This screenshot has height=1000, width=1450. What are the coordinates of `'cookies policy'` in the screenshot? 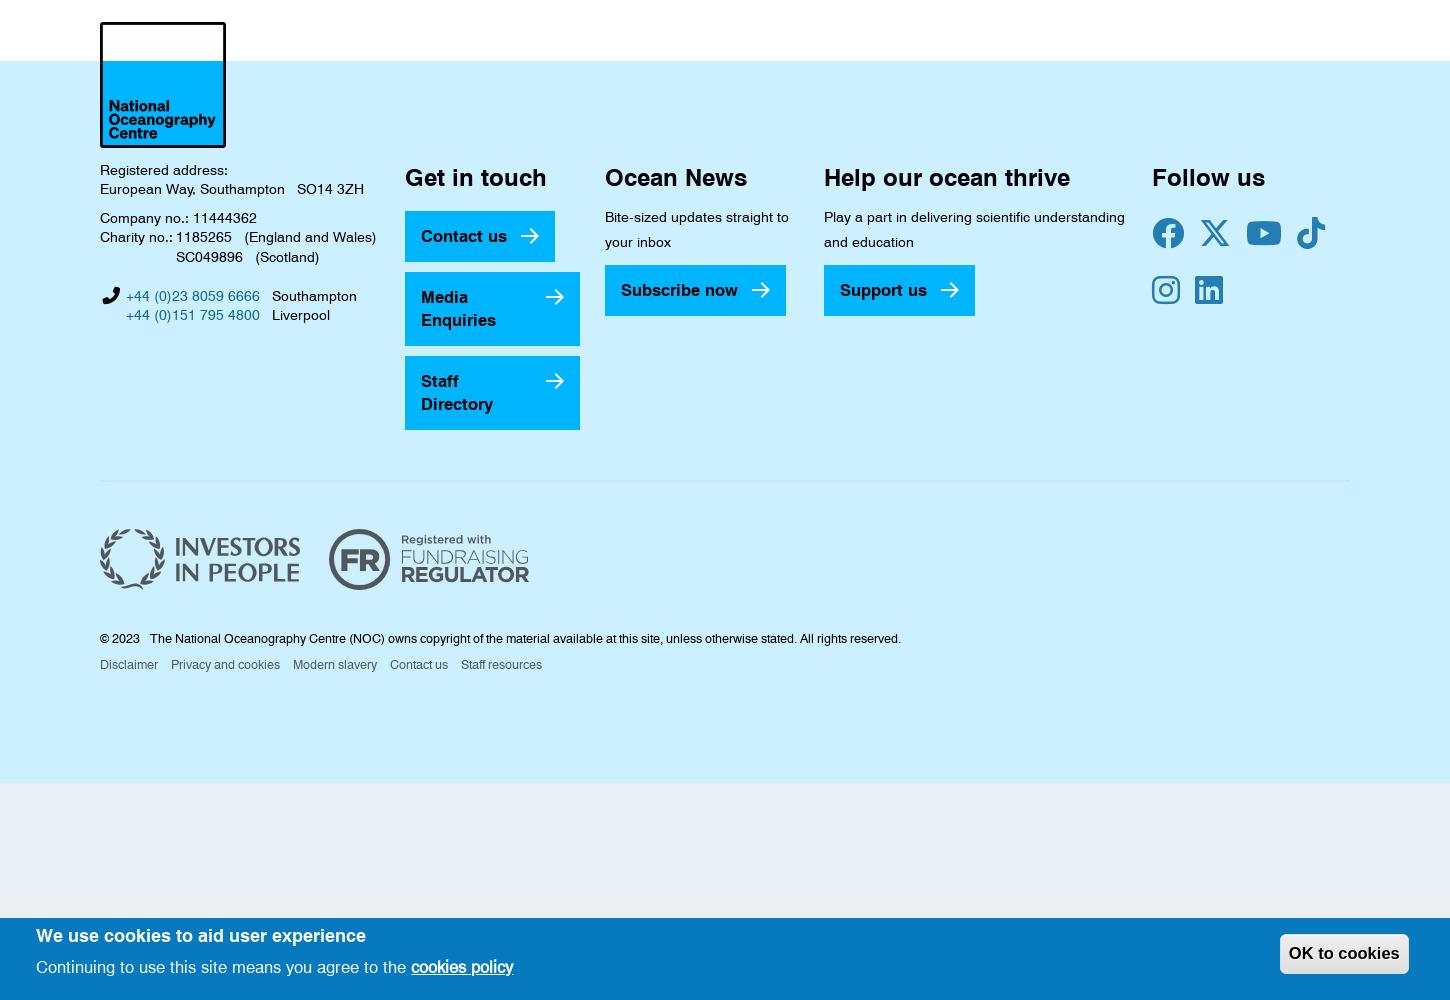 It's located at (460, 965).